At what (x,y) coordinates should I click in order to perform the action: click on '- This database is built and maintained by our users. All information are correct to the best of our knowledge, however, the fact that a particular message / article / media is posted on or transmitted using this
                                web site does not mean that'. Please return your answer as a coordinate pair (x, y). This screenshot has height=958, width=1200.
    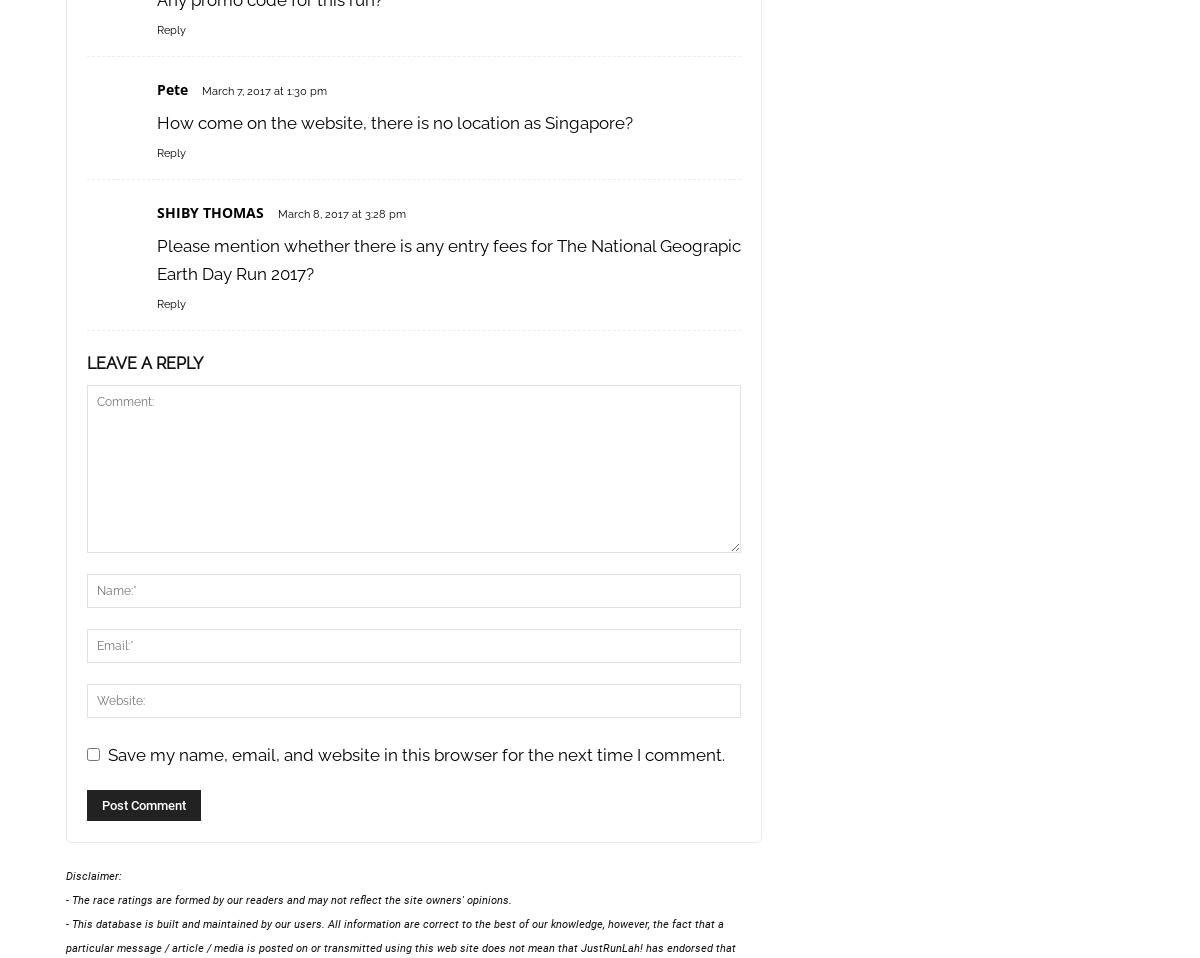
    Looking at the image, I should click on (66, 935).